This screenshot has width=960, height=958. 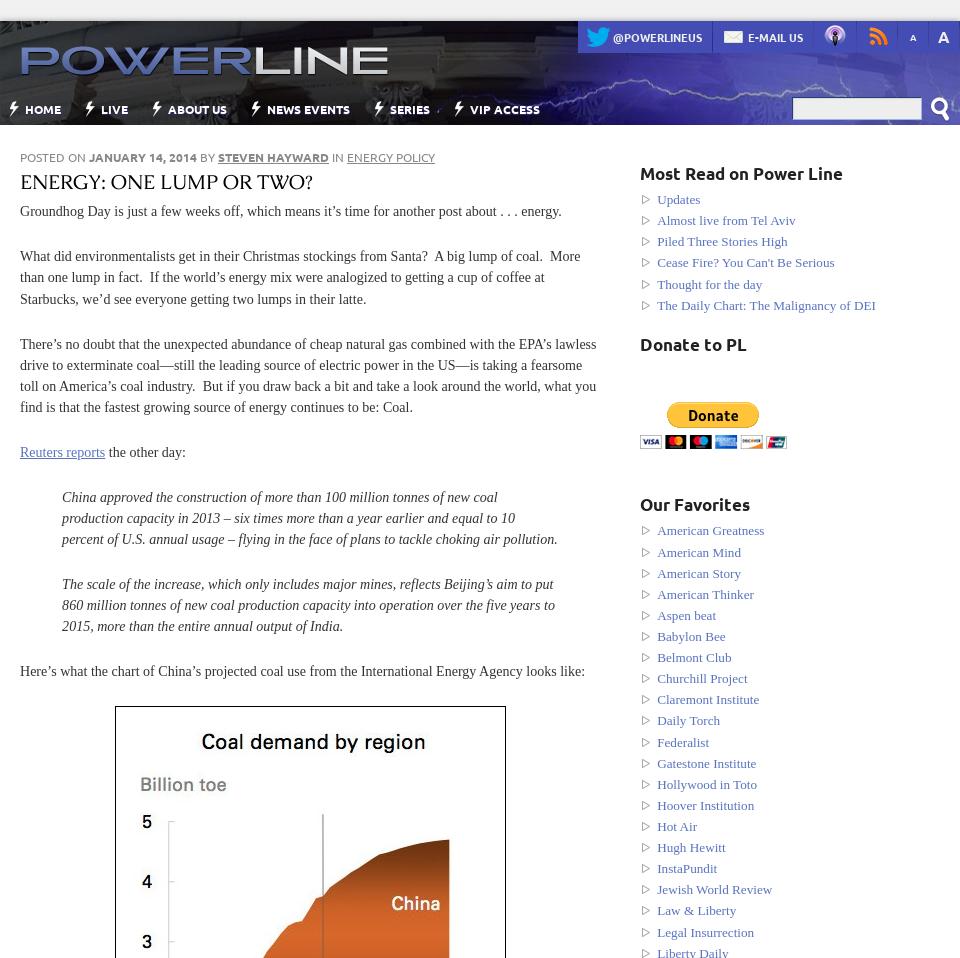 I want to click on 'Law & Liberty', so click(x=696, y=910).